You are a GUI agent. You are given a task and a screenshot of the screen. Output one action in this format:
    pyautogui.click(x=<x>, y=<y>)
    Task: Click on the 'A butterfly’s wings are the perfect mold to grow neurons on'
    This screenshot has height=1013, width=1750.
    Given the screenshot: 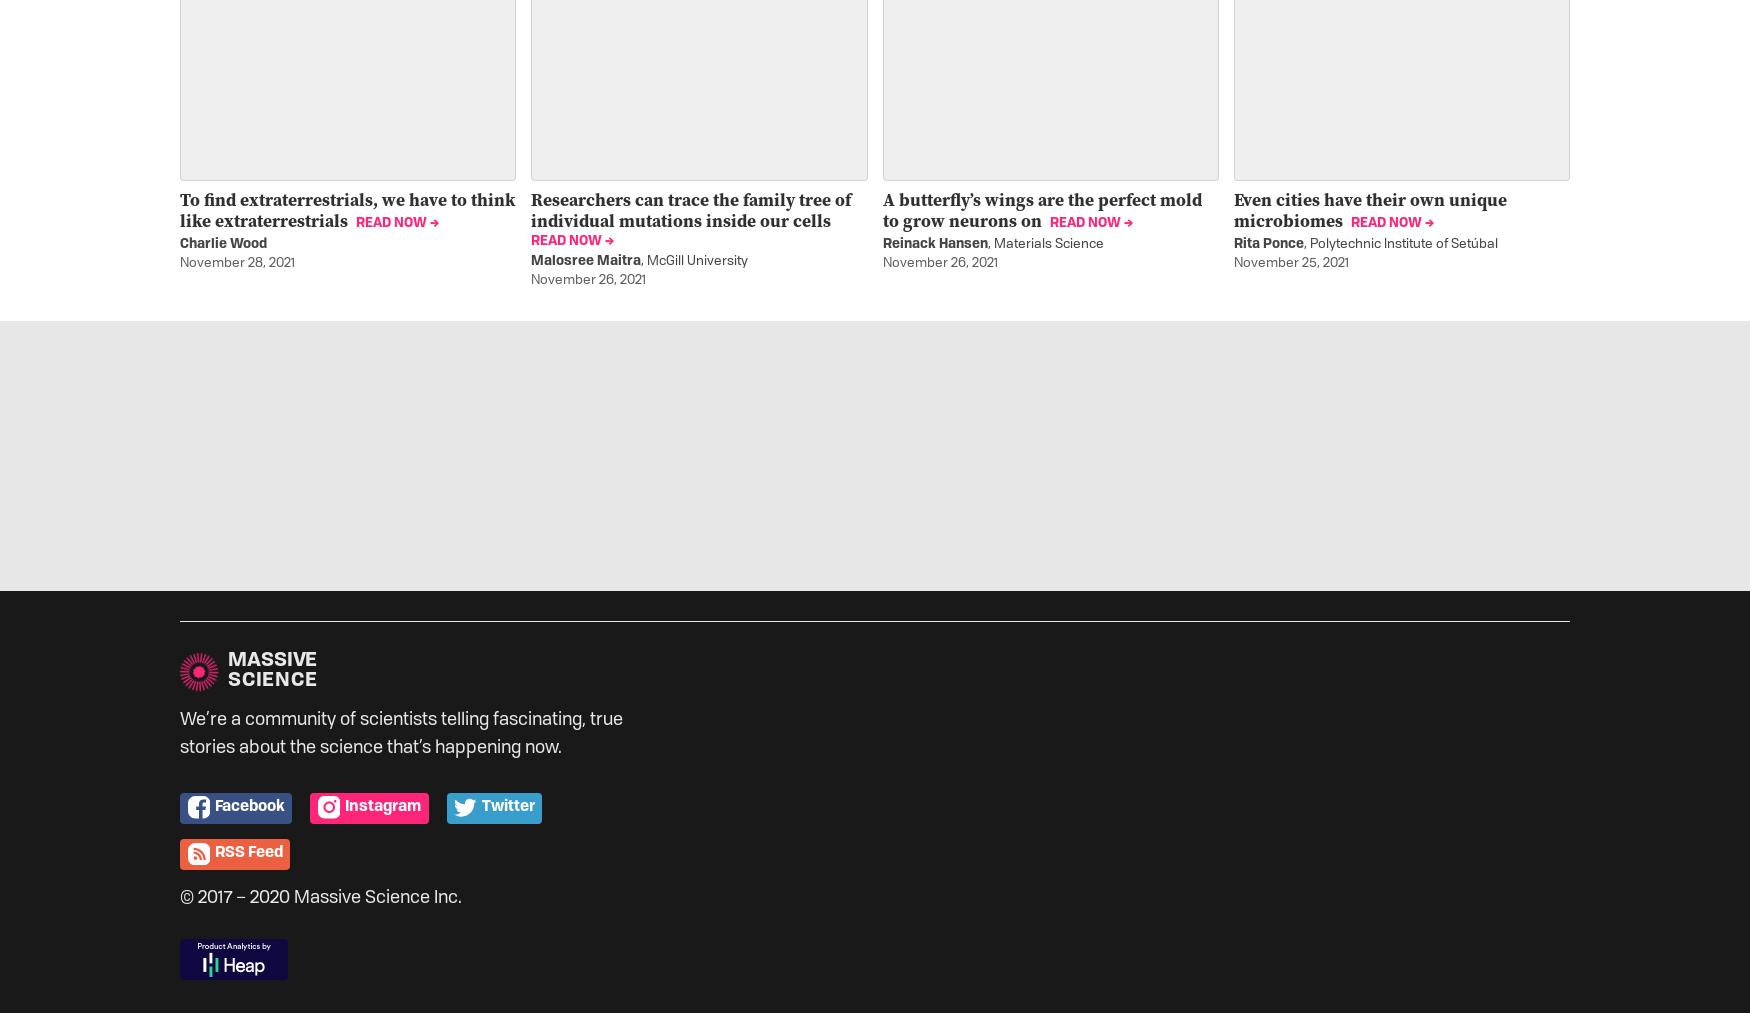 What is the action you would take?
    pyautogui.click(x=1040, y=208)
    